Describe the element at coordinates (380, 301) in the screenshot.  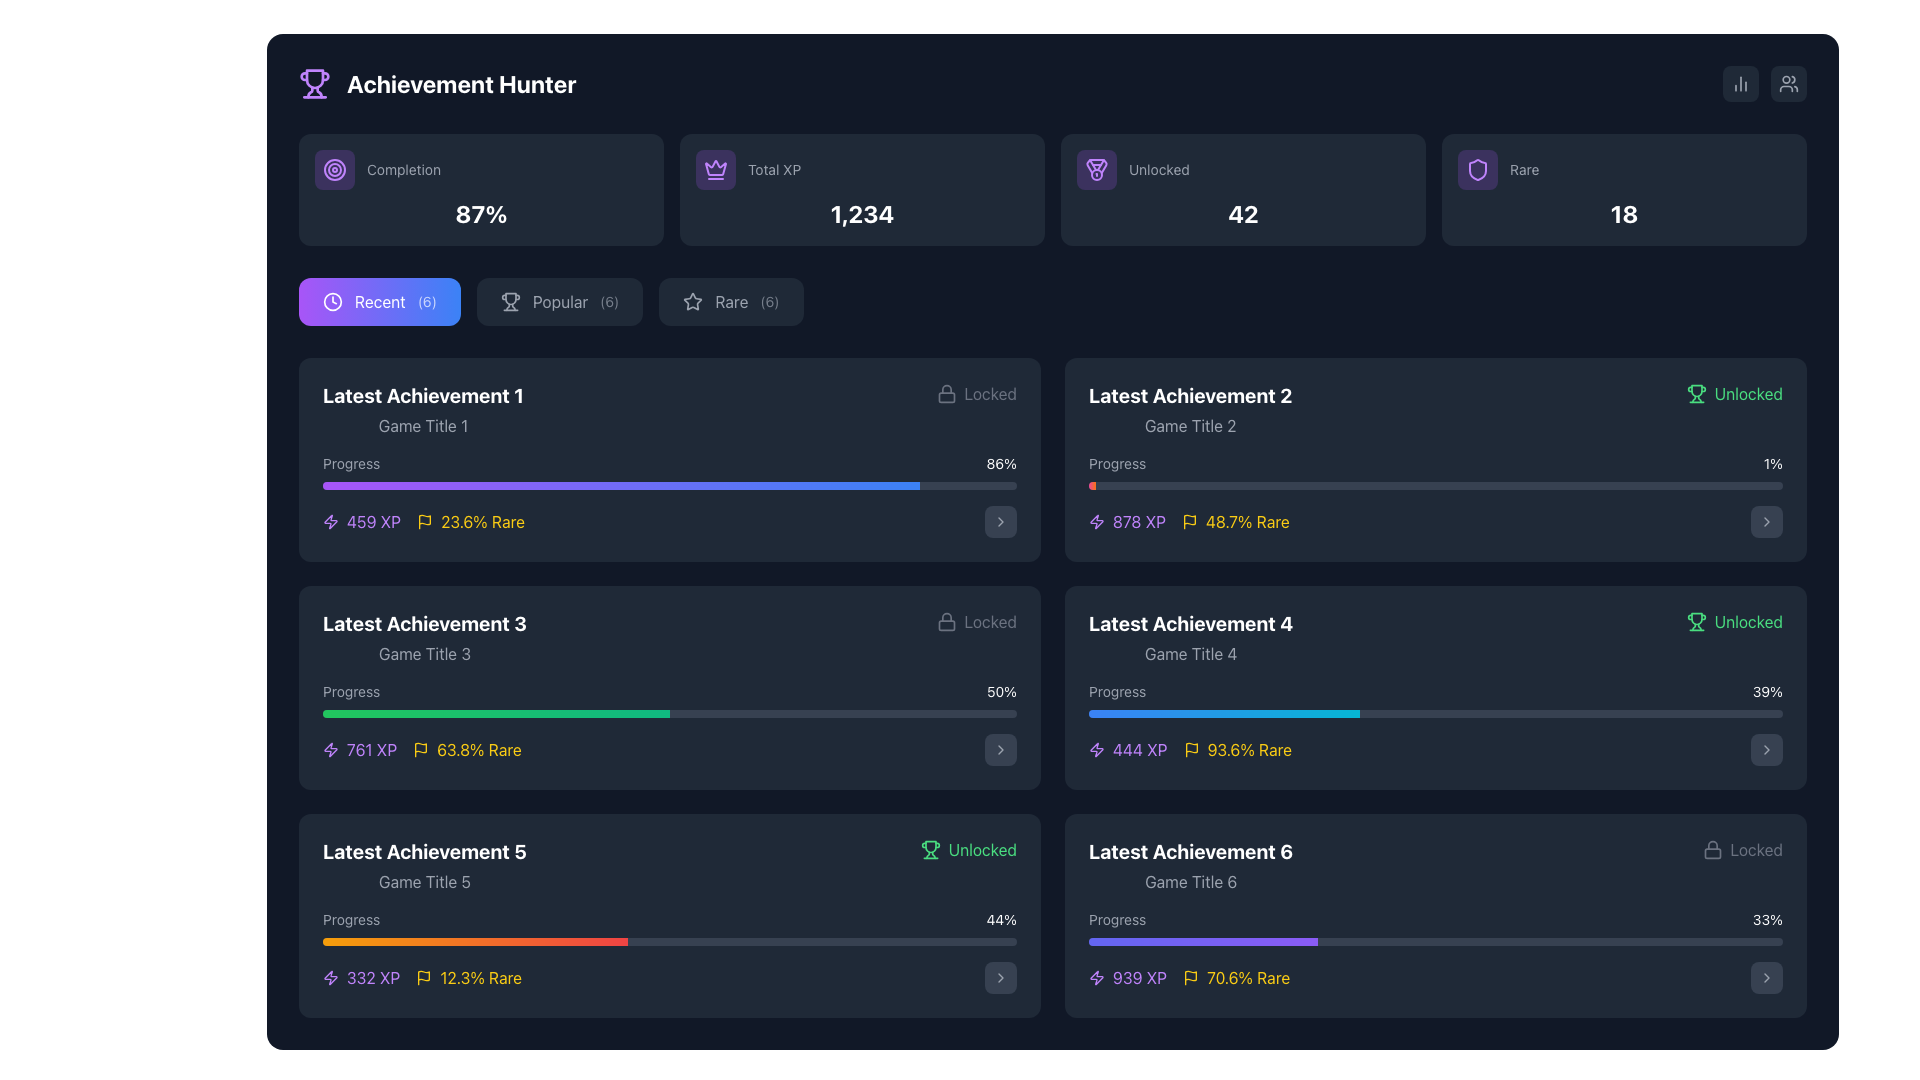
I see `the 'Recent' text label within the clickable button that filters or sorts content` at that location.